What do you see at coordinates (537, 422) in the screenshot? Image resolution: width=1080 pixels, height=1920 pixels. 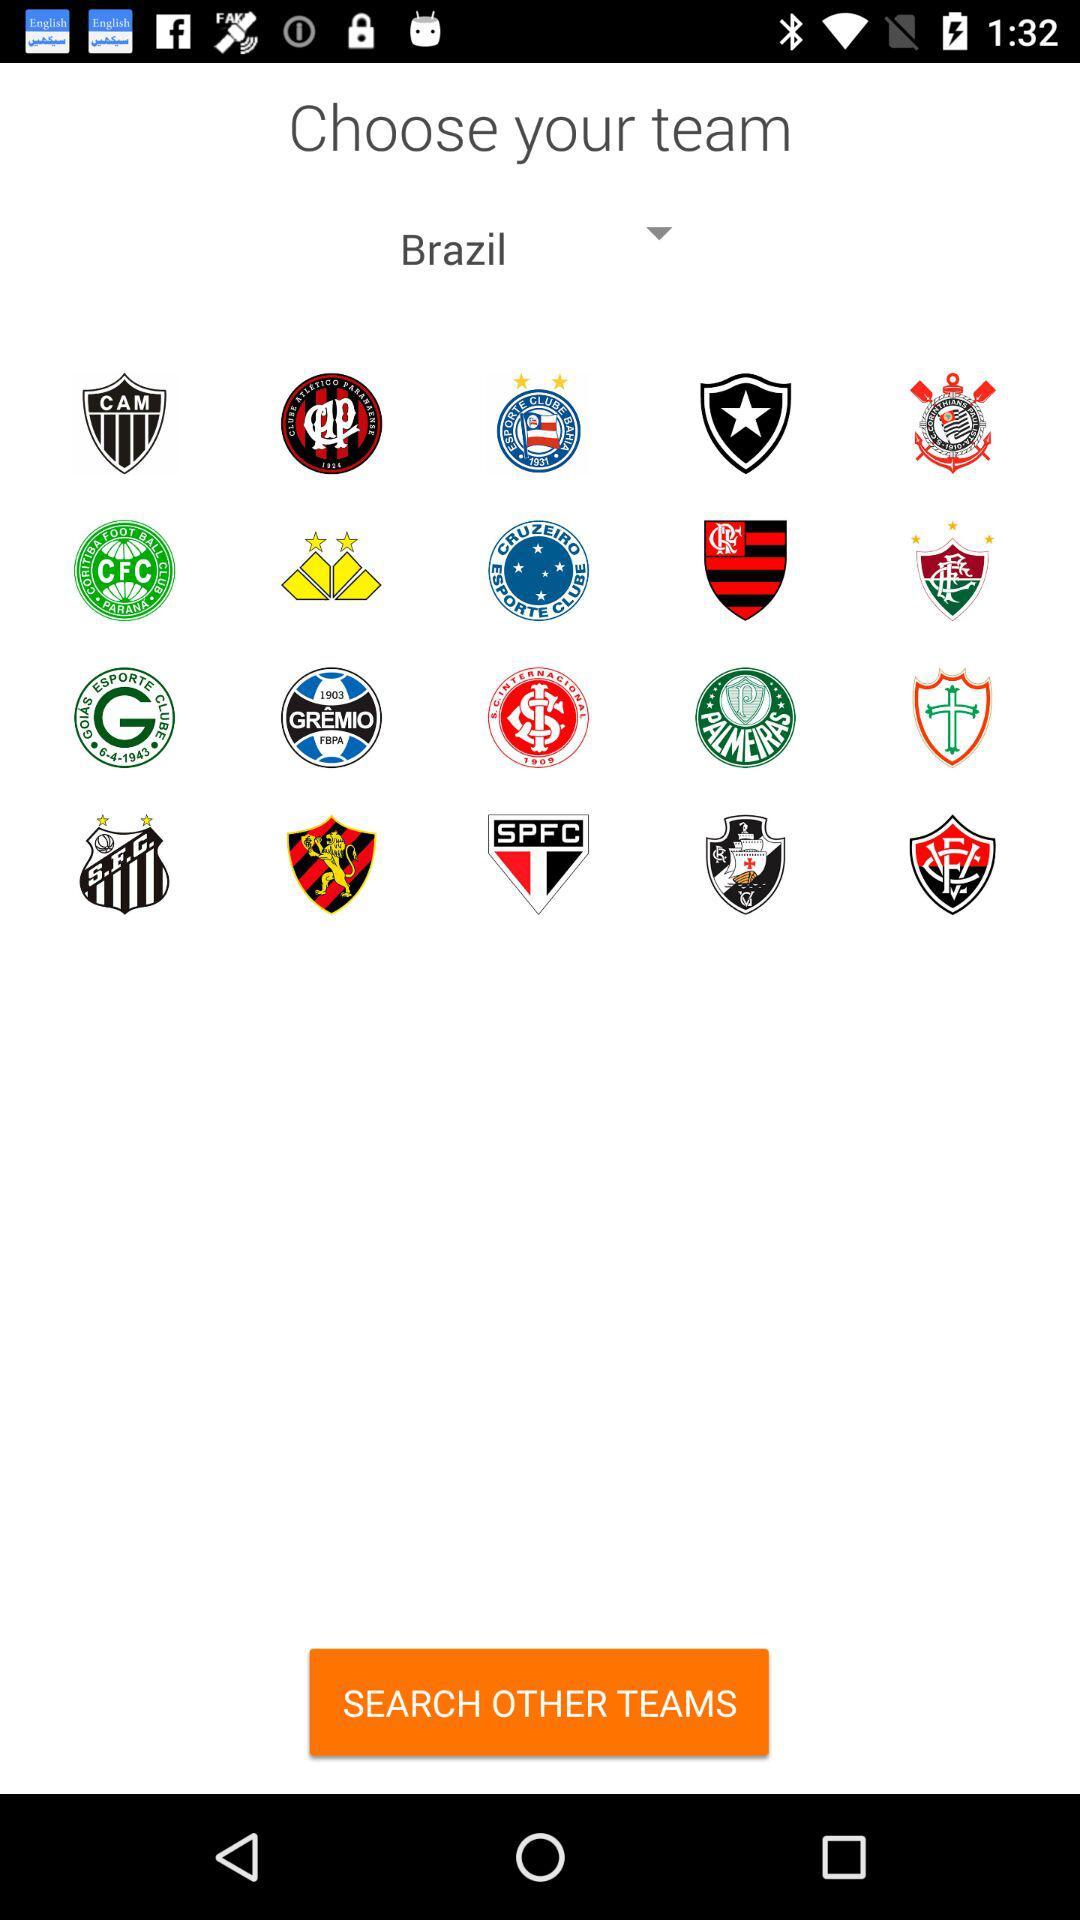 I see `choose your team in brazil` at bounding box center [537, 422].